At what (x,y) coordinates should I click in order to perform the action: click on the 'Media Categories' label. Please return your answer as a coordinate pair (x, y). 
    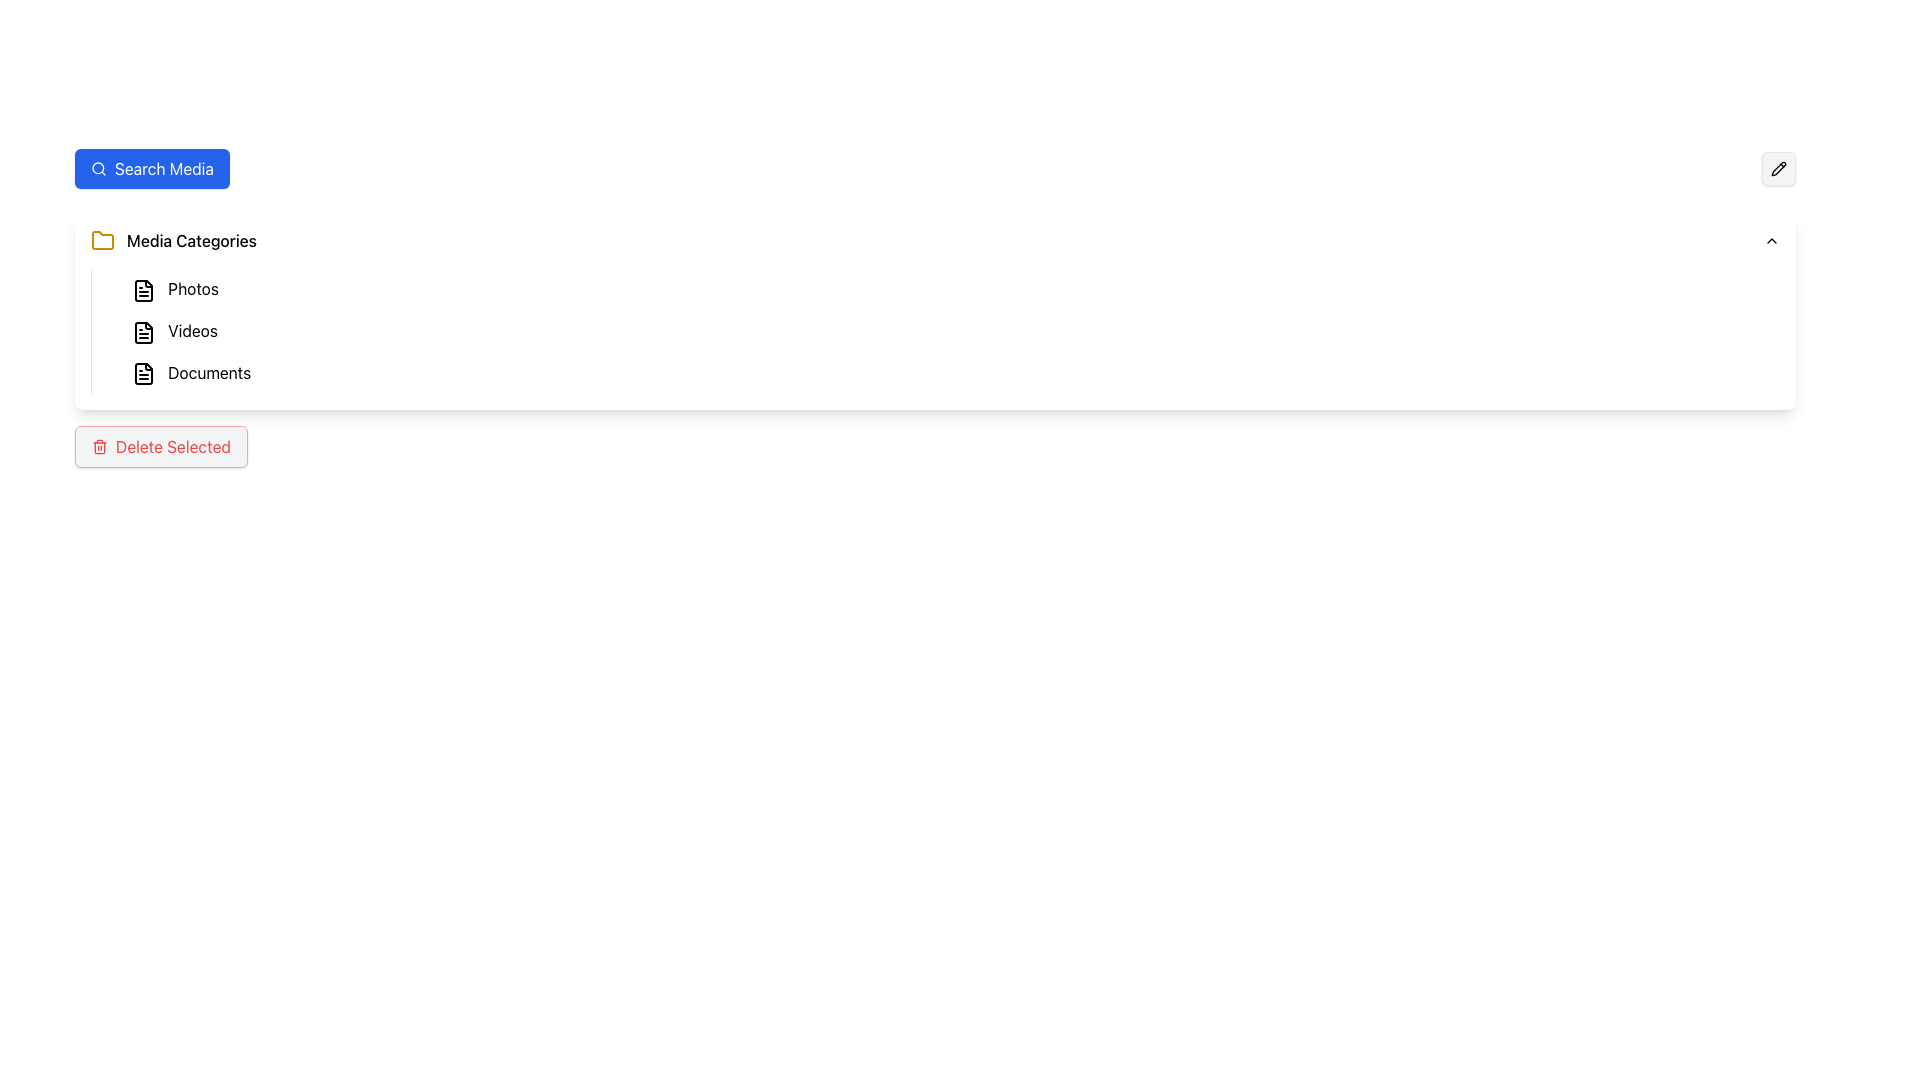
    Looking at the image, I should click on (173, 239).